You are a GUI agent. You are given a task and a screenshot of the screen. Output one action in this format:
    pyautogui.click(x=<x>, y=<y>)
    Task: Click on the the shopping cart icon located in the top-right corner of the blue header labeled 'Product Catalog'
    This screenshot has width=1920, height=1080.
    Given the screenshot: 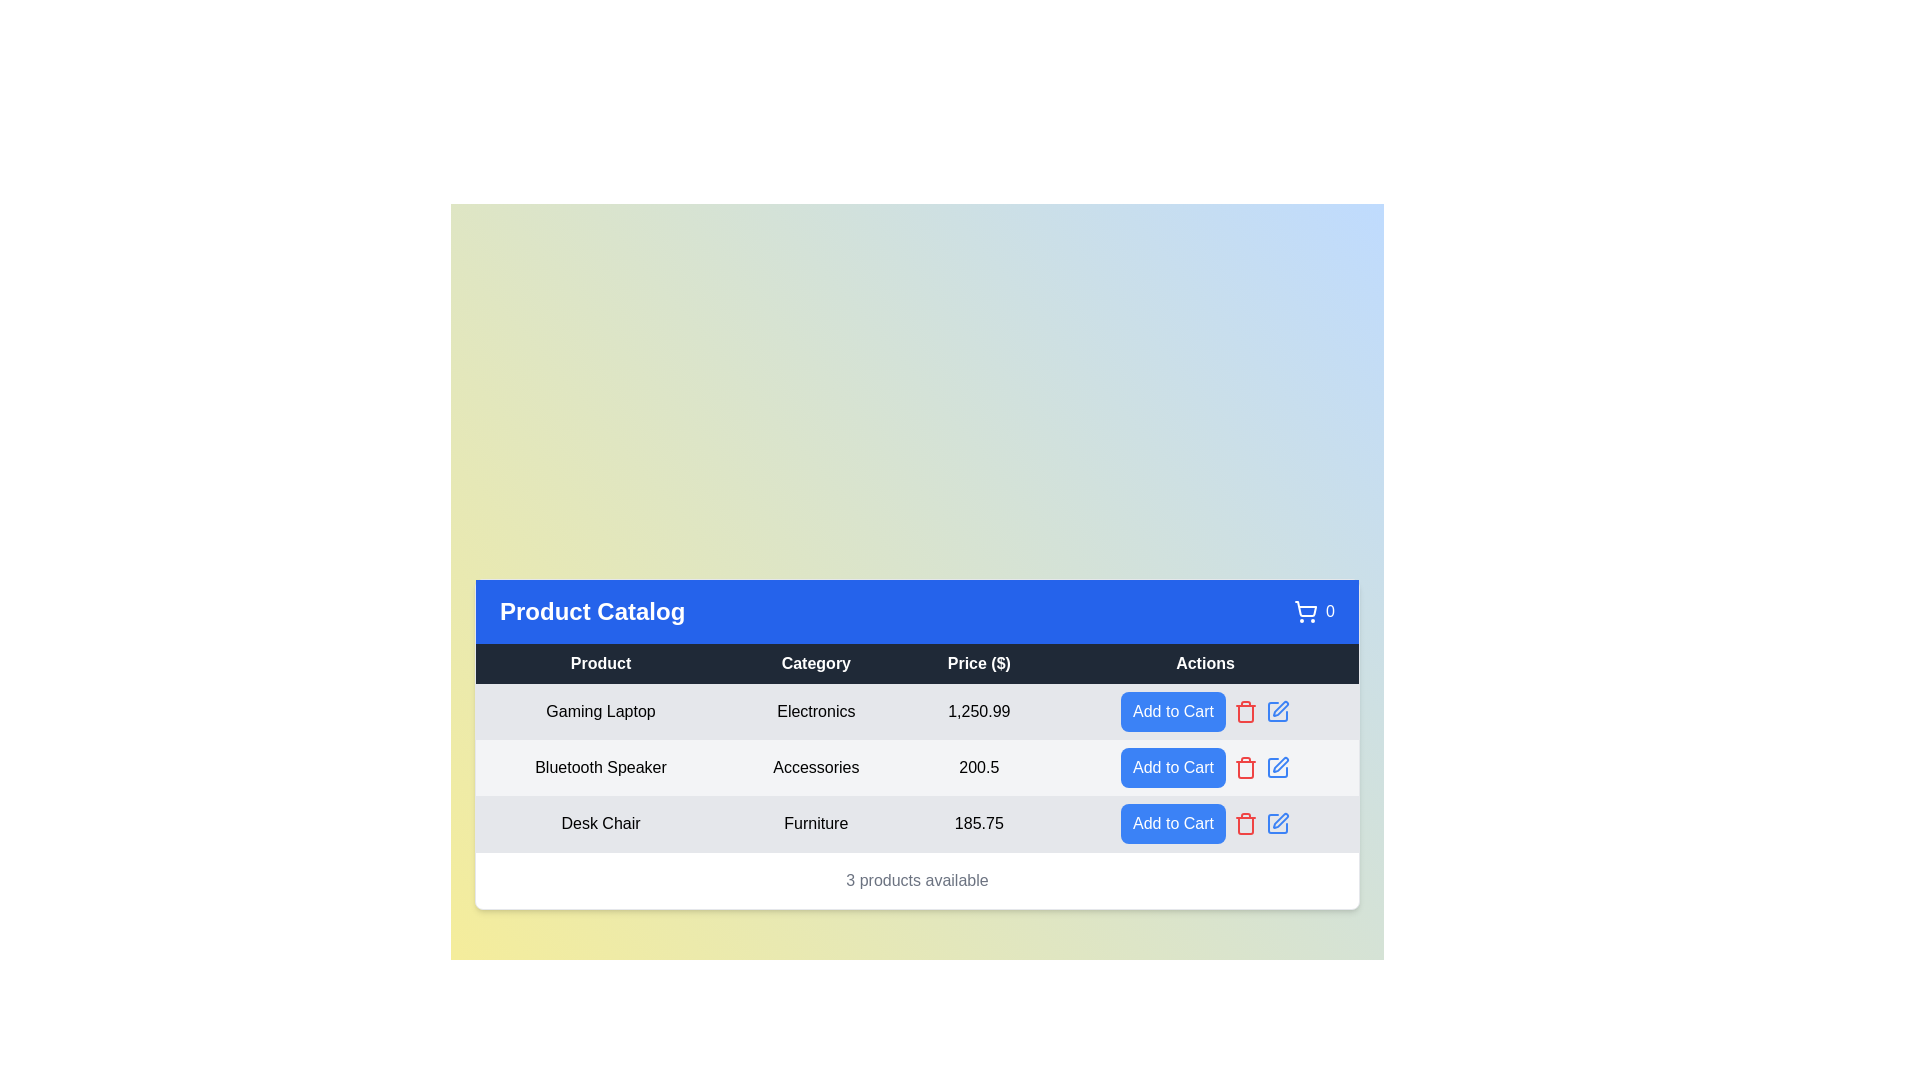 What is the action you would take?
    pyautogui.click(x=1314, y=610)
    